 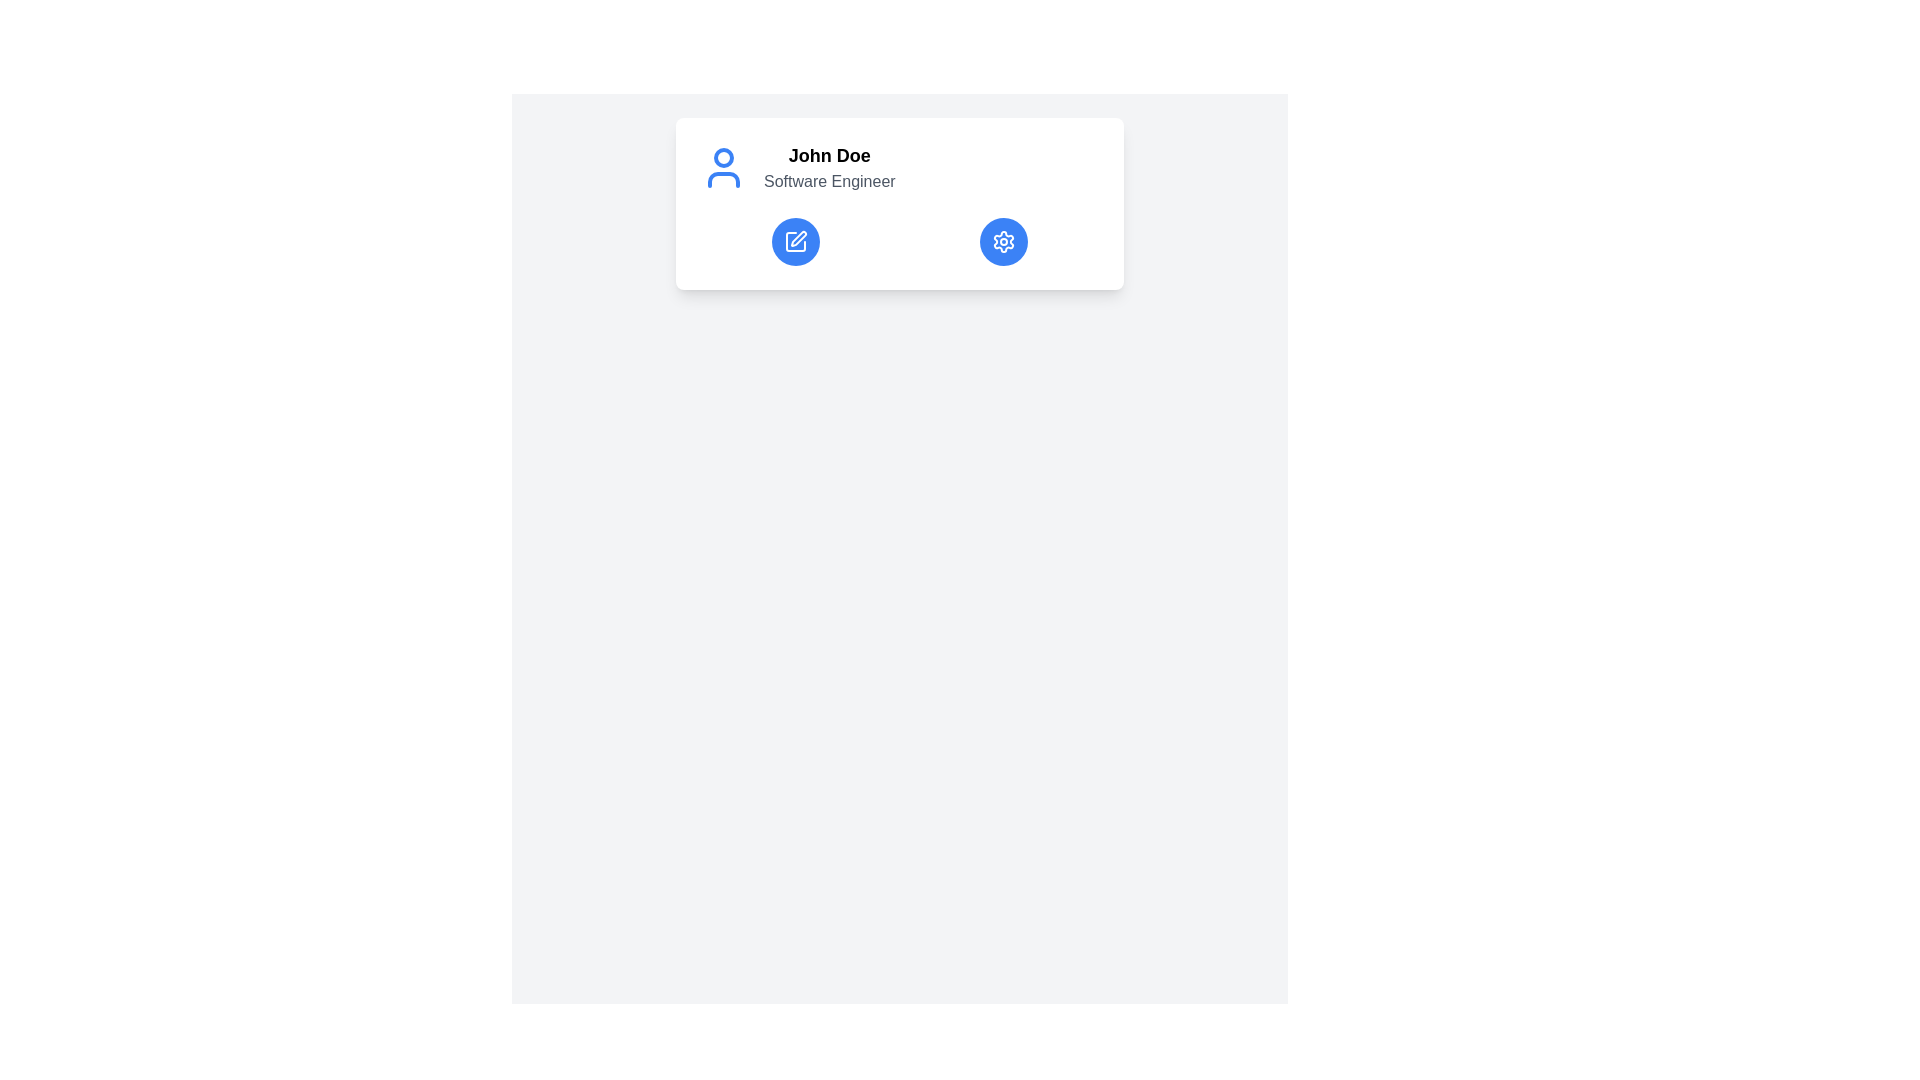 What do you see at coordinates (829, 181) in the screenshot?
I see `text displayed in the Text Label element that shows 'Software Engineer' beneath 'John Doe'` at bounding box center [829, 181].